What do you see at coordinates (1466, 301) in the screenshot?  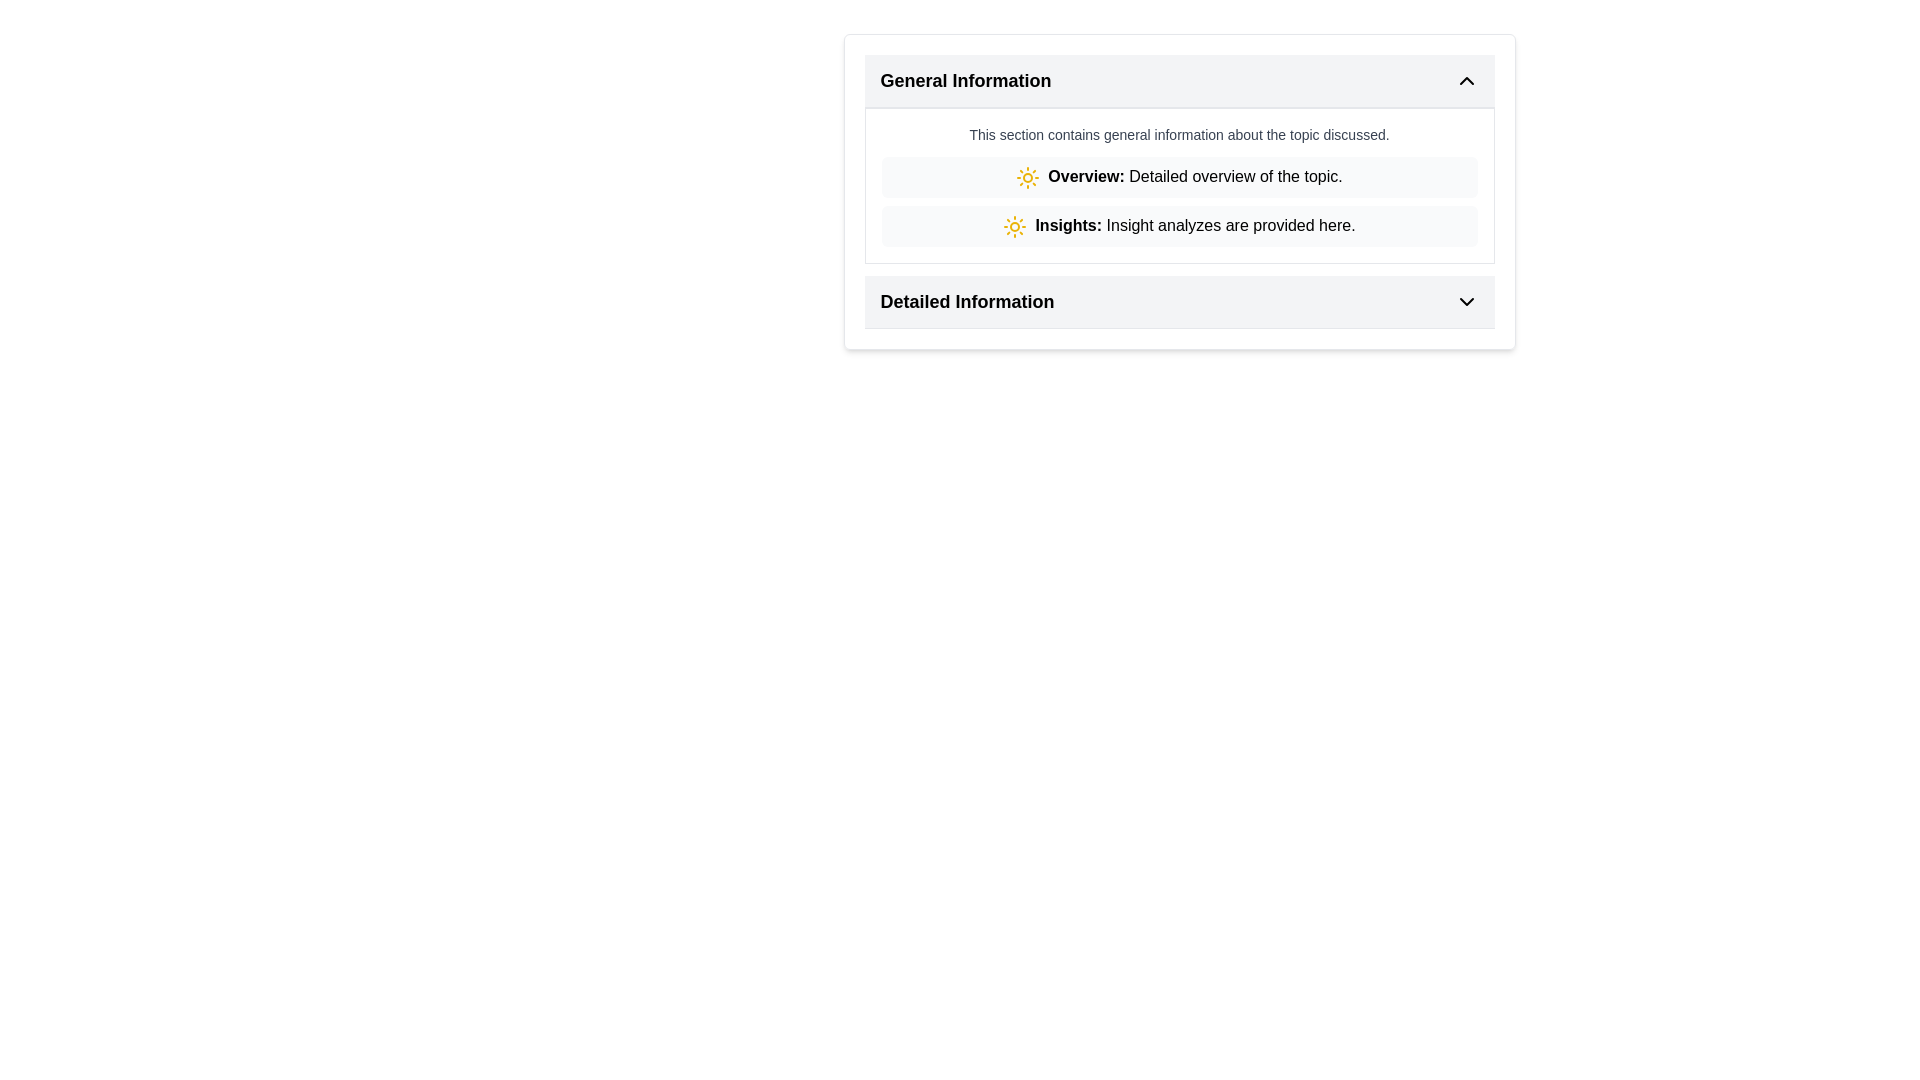 I see `the downward-pointing chevron icon styled in a minimalist manner, located at the far right of the 'Detailed Information' row within a collapsible section header` at bounding box center [1466, 301].